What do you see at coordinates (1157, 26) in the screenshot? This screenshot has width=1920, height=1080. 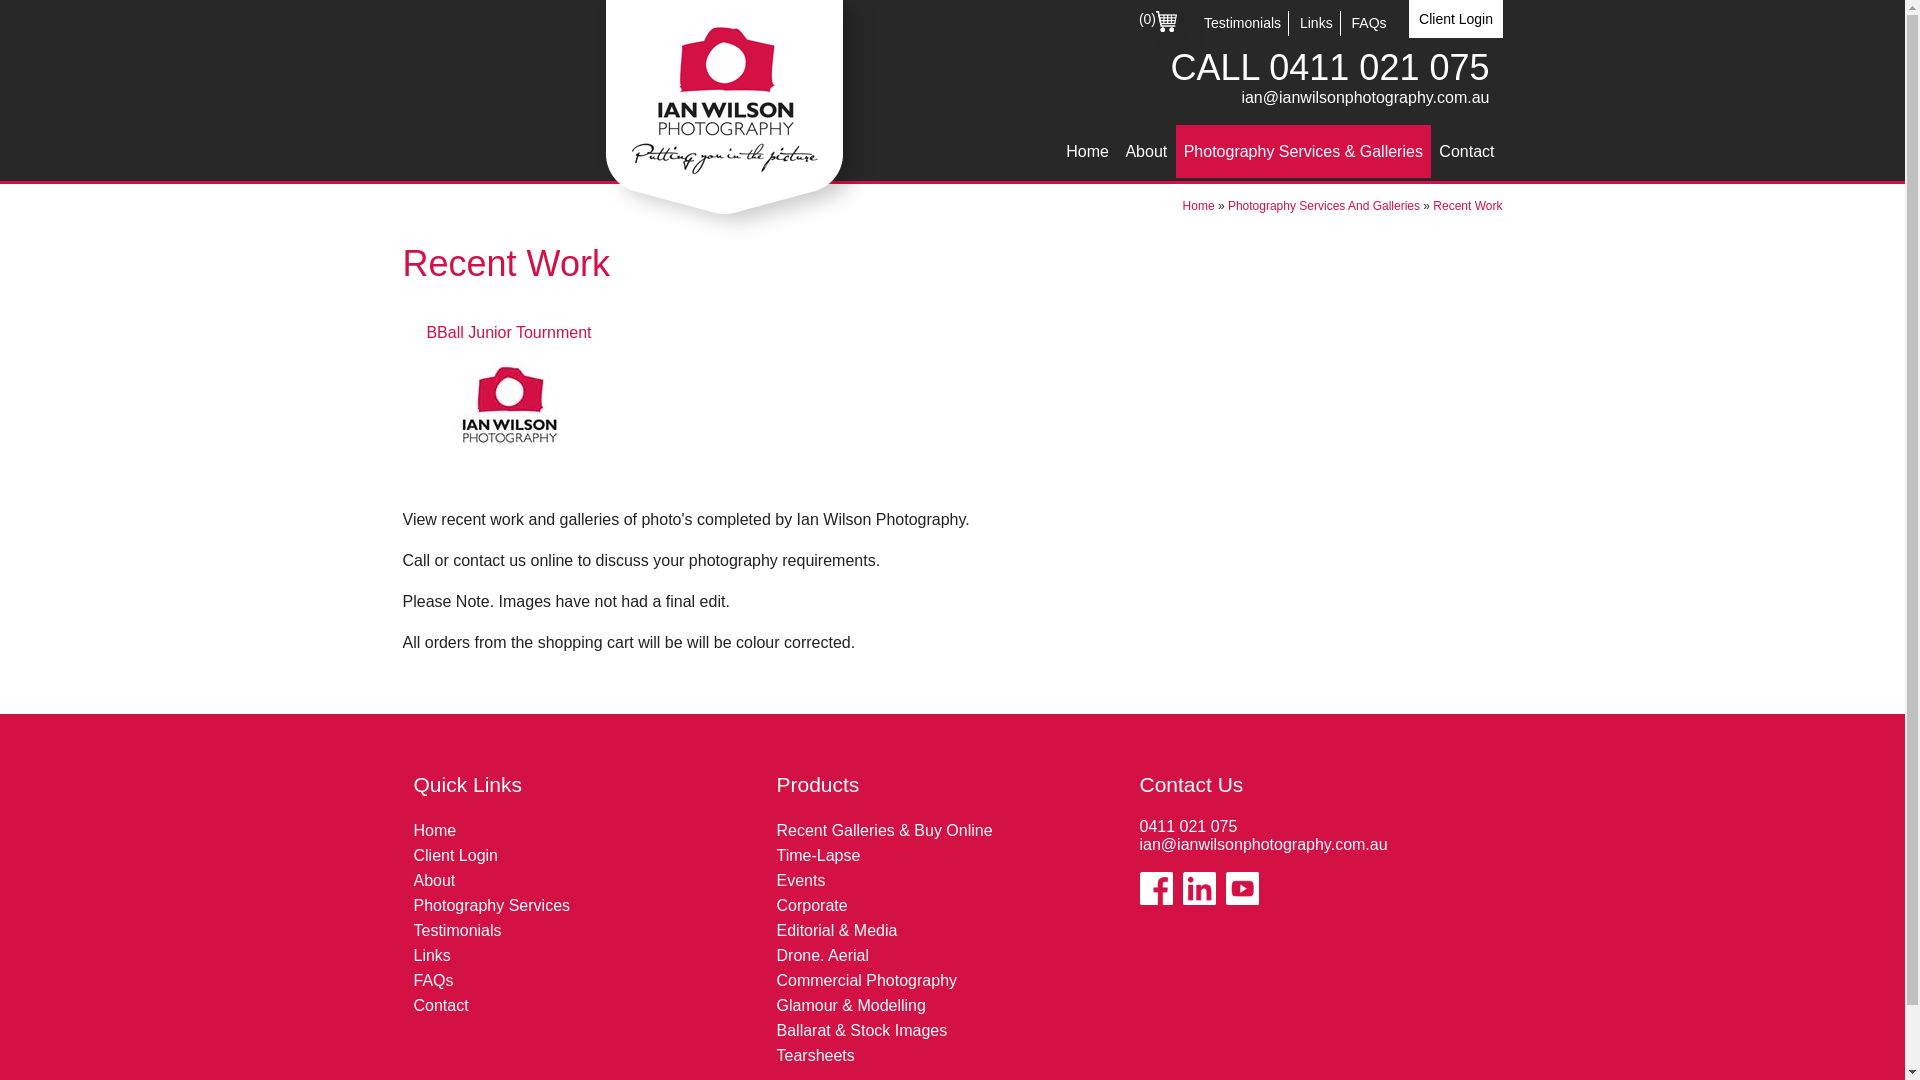 I see `'(0)'` at bounding box center [1157, 26].